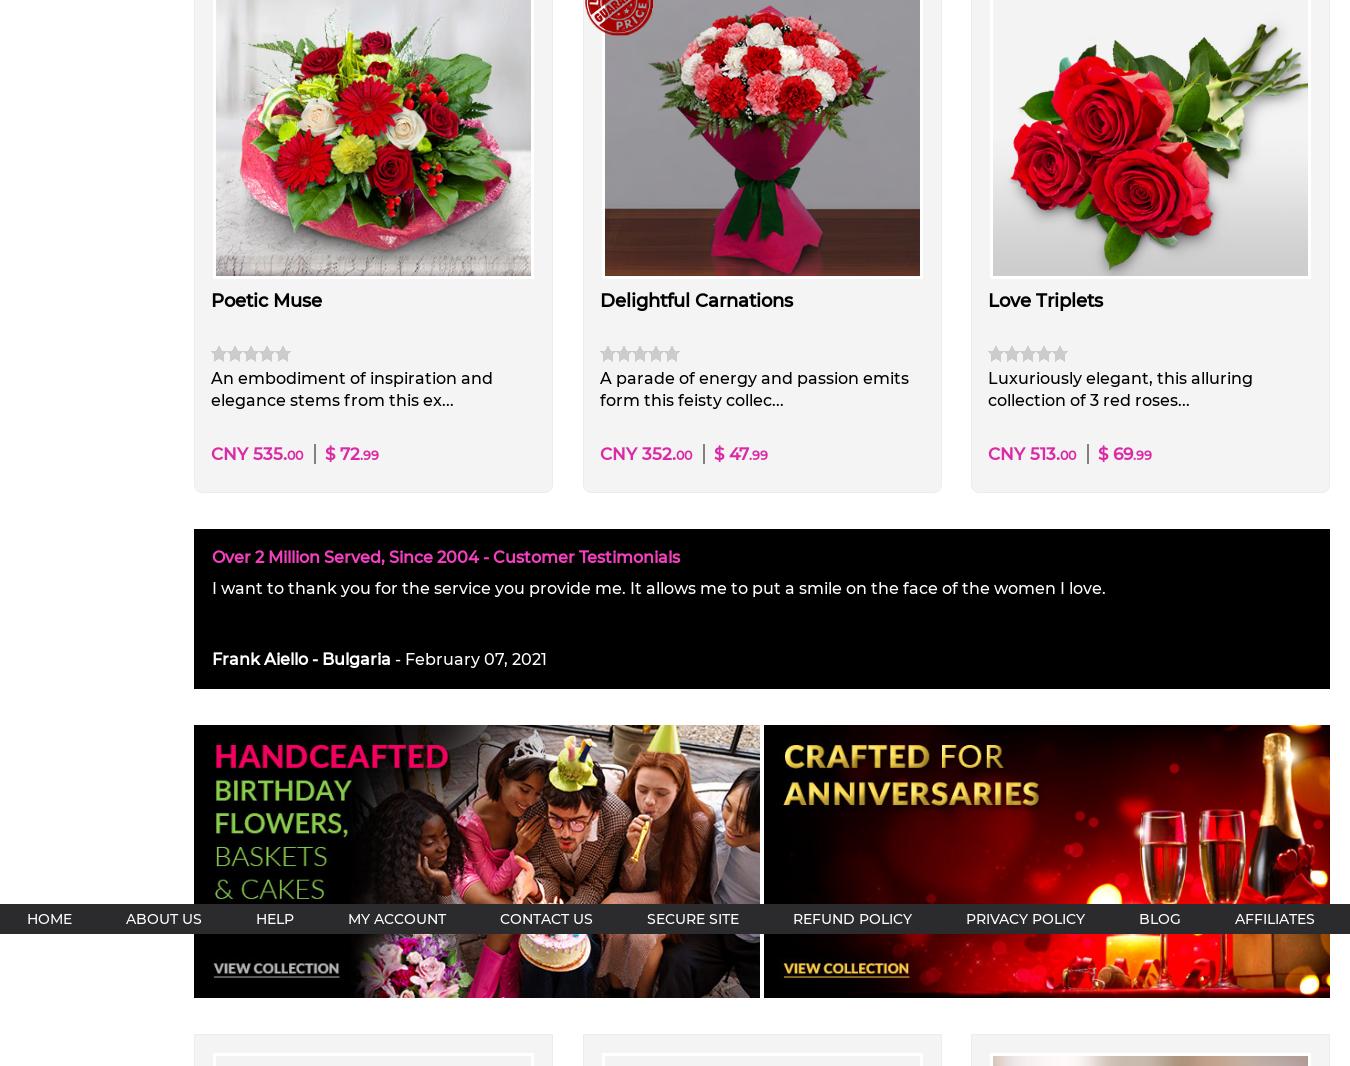 The image size is (1350, 1066). Describe the element at coordinates (247, 453) in the screenshot. I see `'CNY 535.'` at that location.